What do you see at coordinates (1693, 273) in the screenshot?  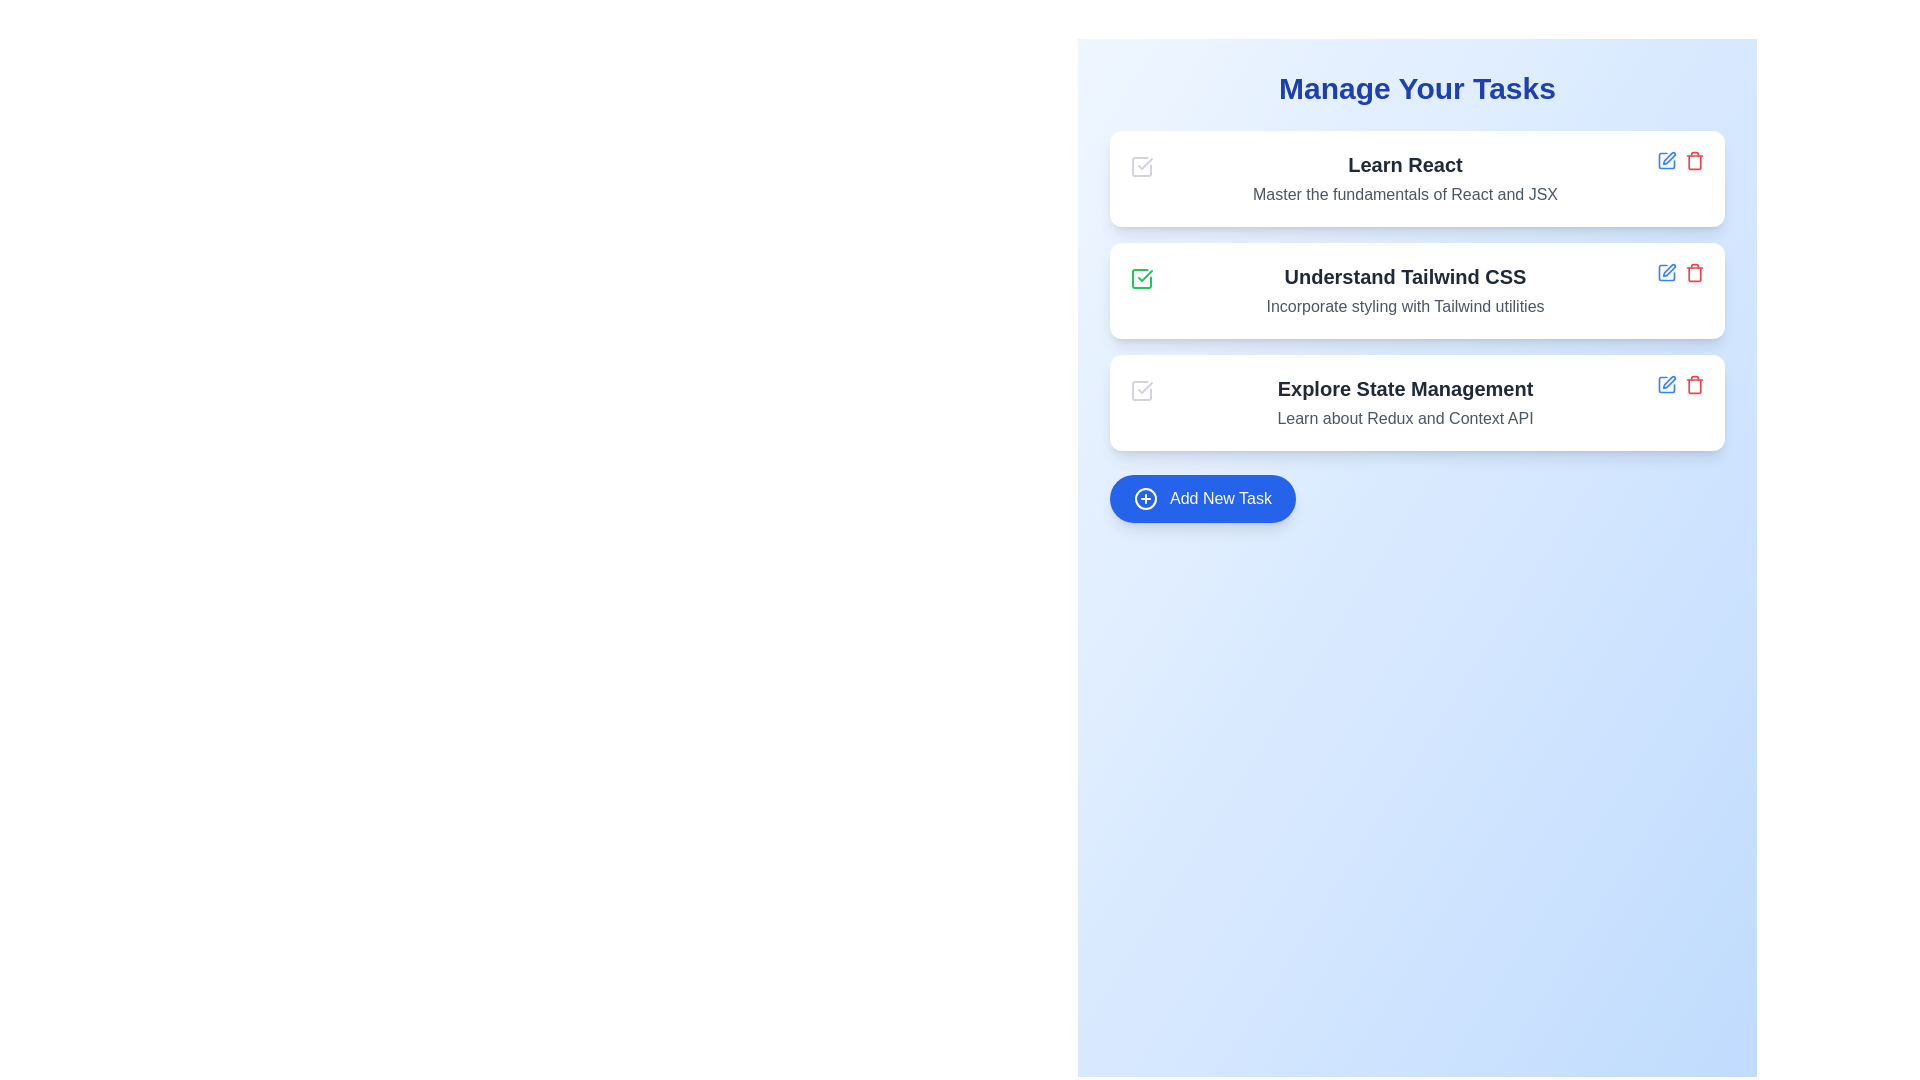 I see `the delete icon button located to the right of the blue pen icon in the task card for 'Understand Tailwind CSS'` at bounding box center [1693, 273].